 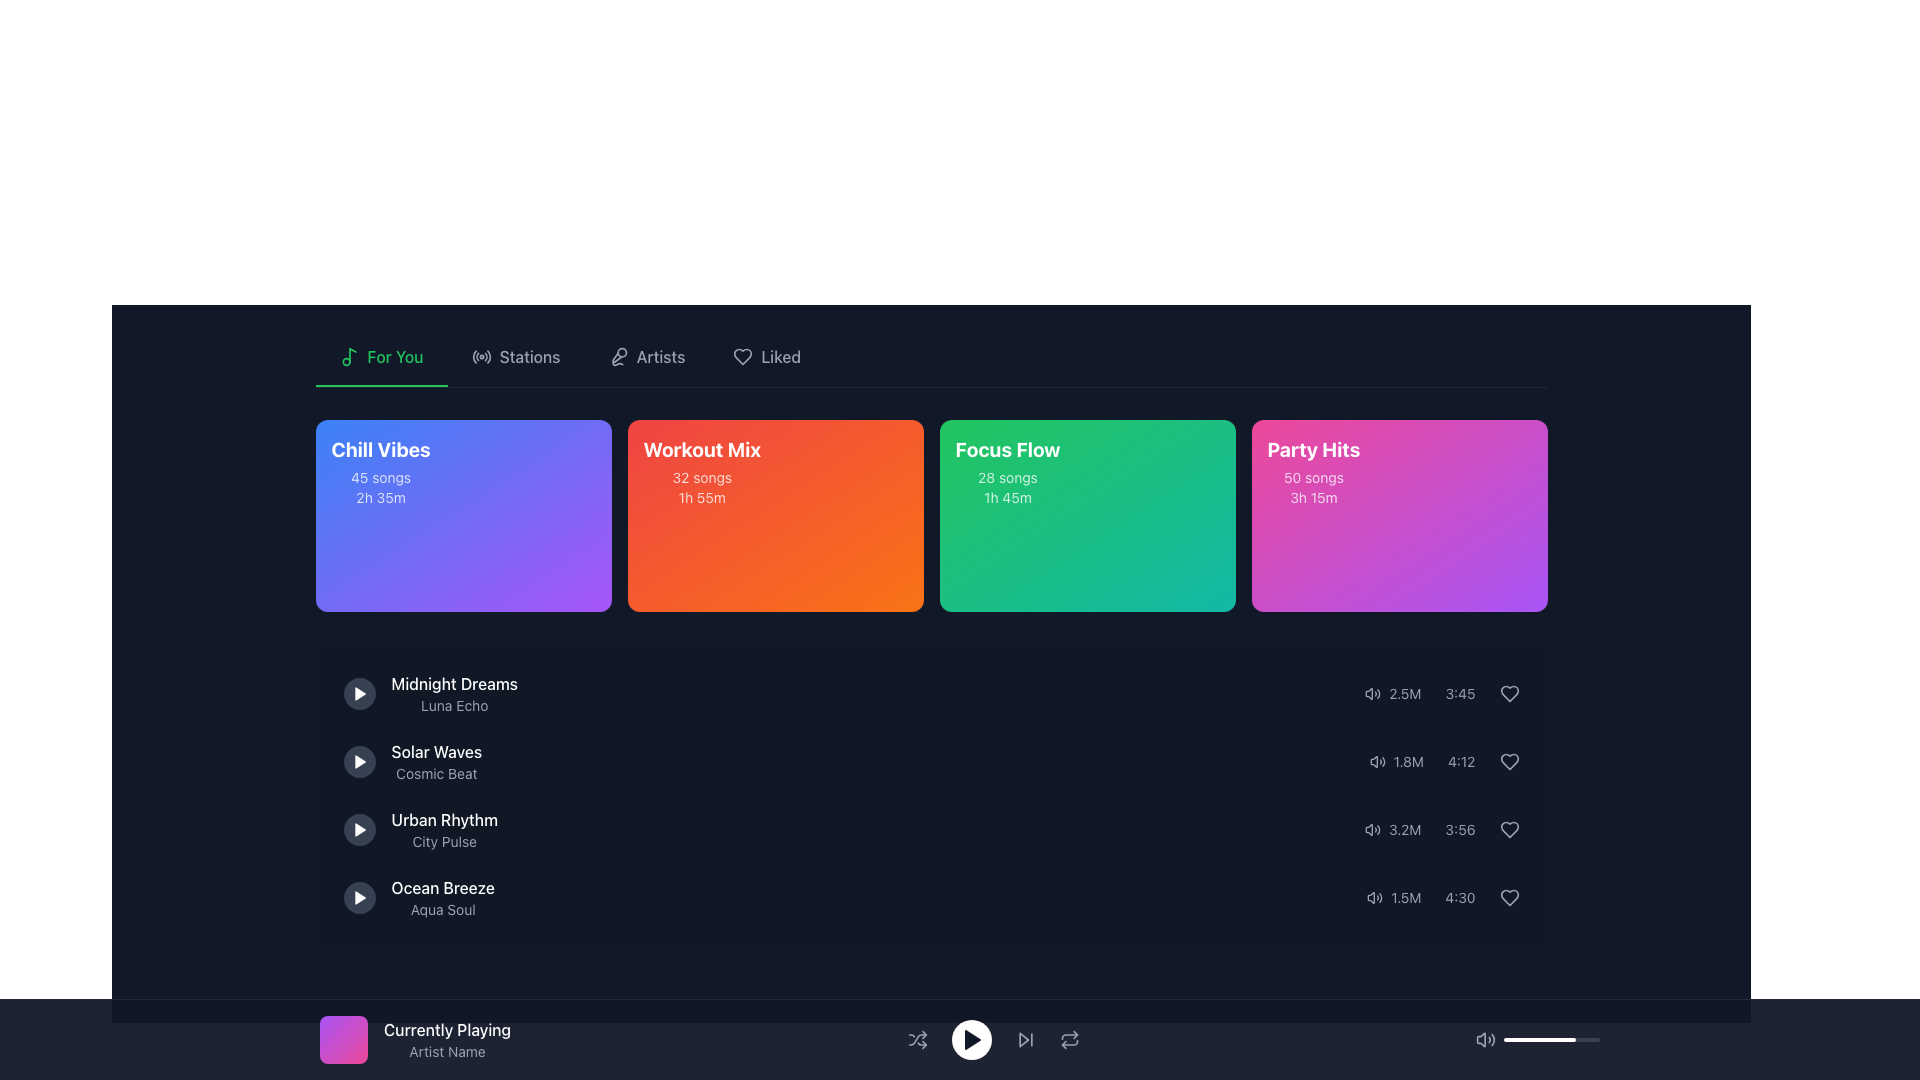 I want to click on the third arc of the volume icon, which is the outermost curved line representing sound waves, so click(x=1493, y=1039).